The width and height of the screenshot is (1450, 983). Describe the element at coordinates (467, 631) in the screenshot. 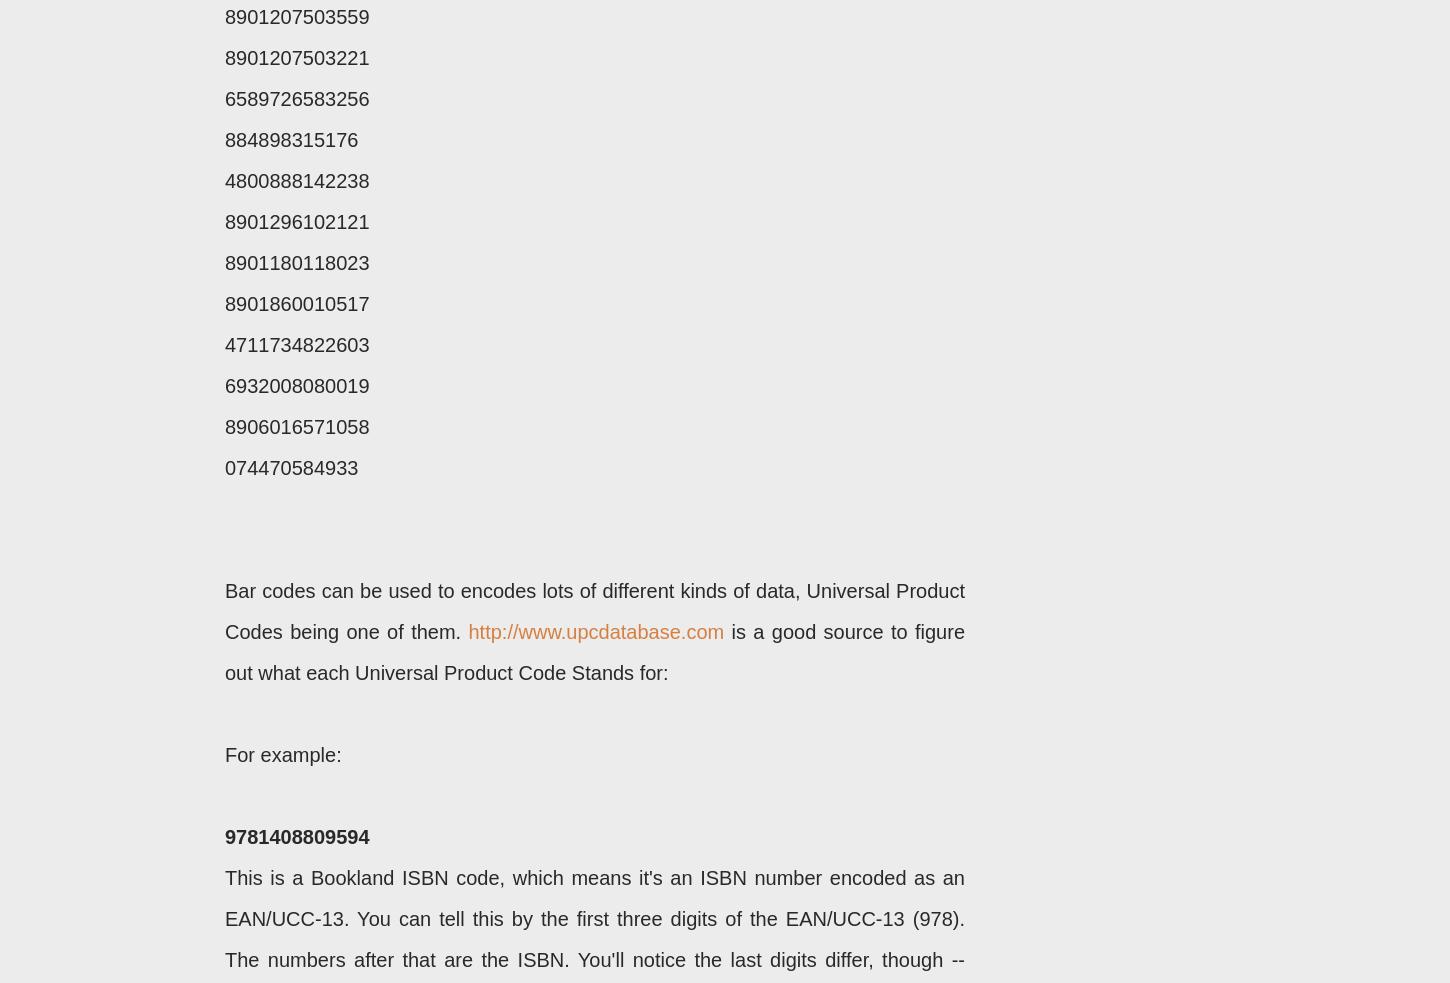

I see `'http://www.upcdatabase.com'` at that location.